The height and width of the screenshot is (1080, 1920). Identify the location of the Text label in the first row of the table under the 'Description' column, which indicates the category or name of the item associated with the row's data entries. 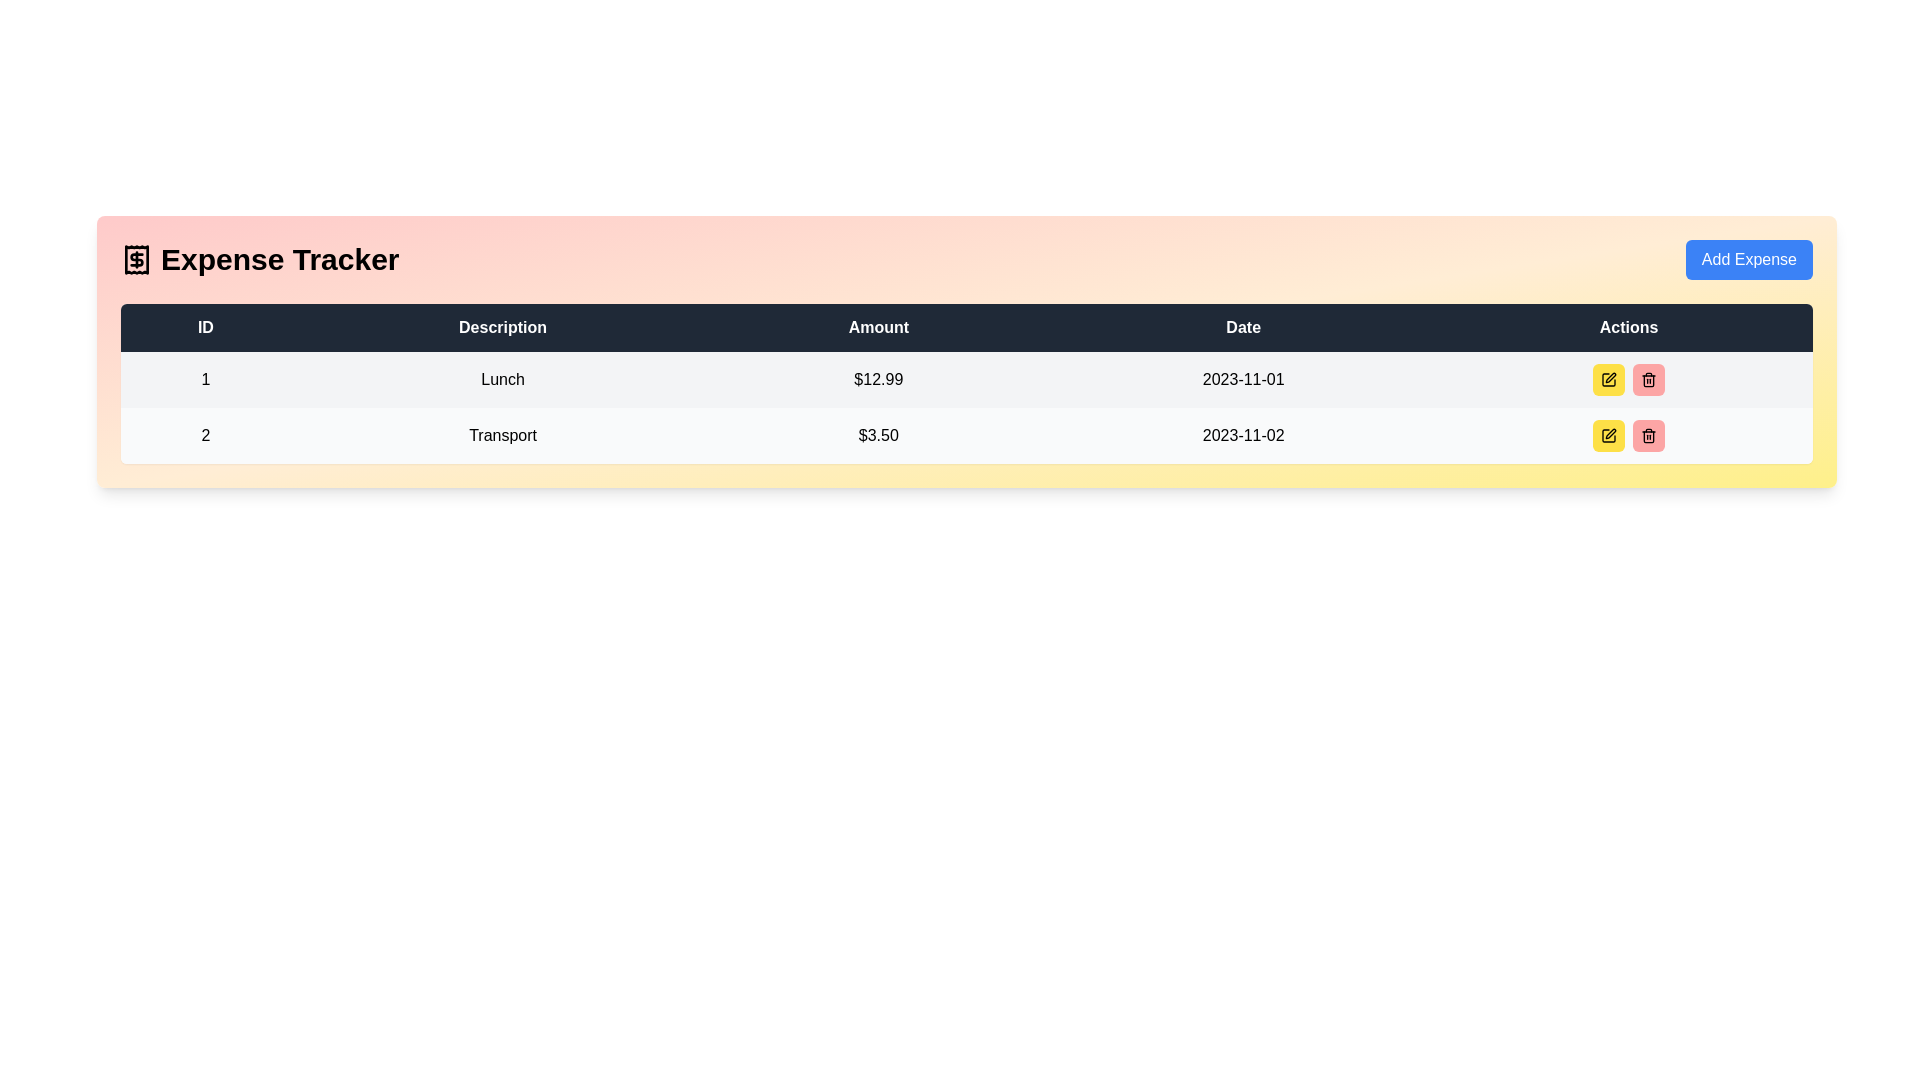
(503, 380).